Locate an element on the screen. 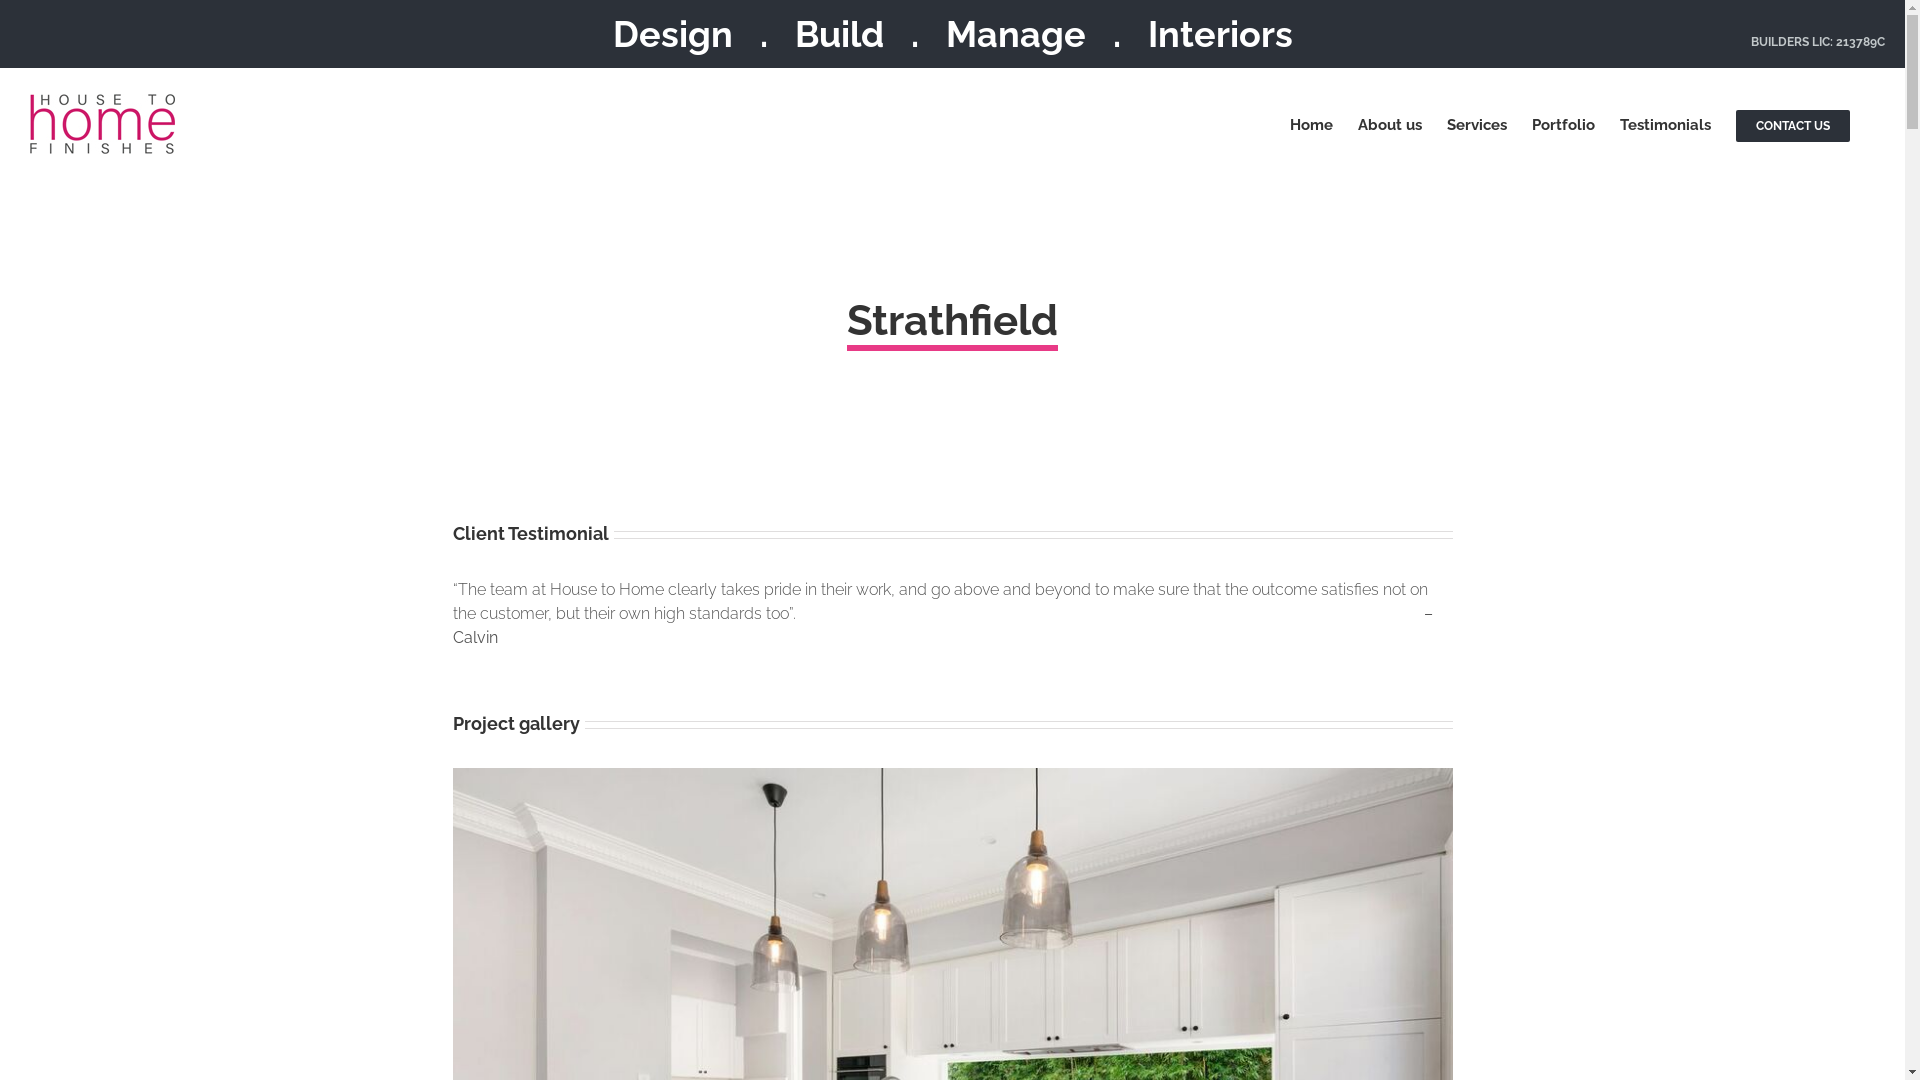 Image resolution: width=1920 pixels, height=1080 pixels. 'About us' is located at coordinates (1358, 123).